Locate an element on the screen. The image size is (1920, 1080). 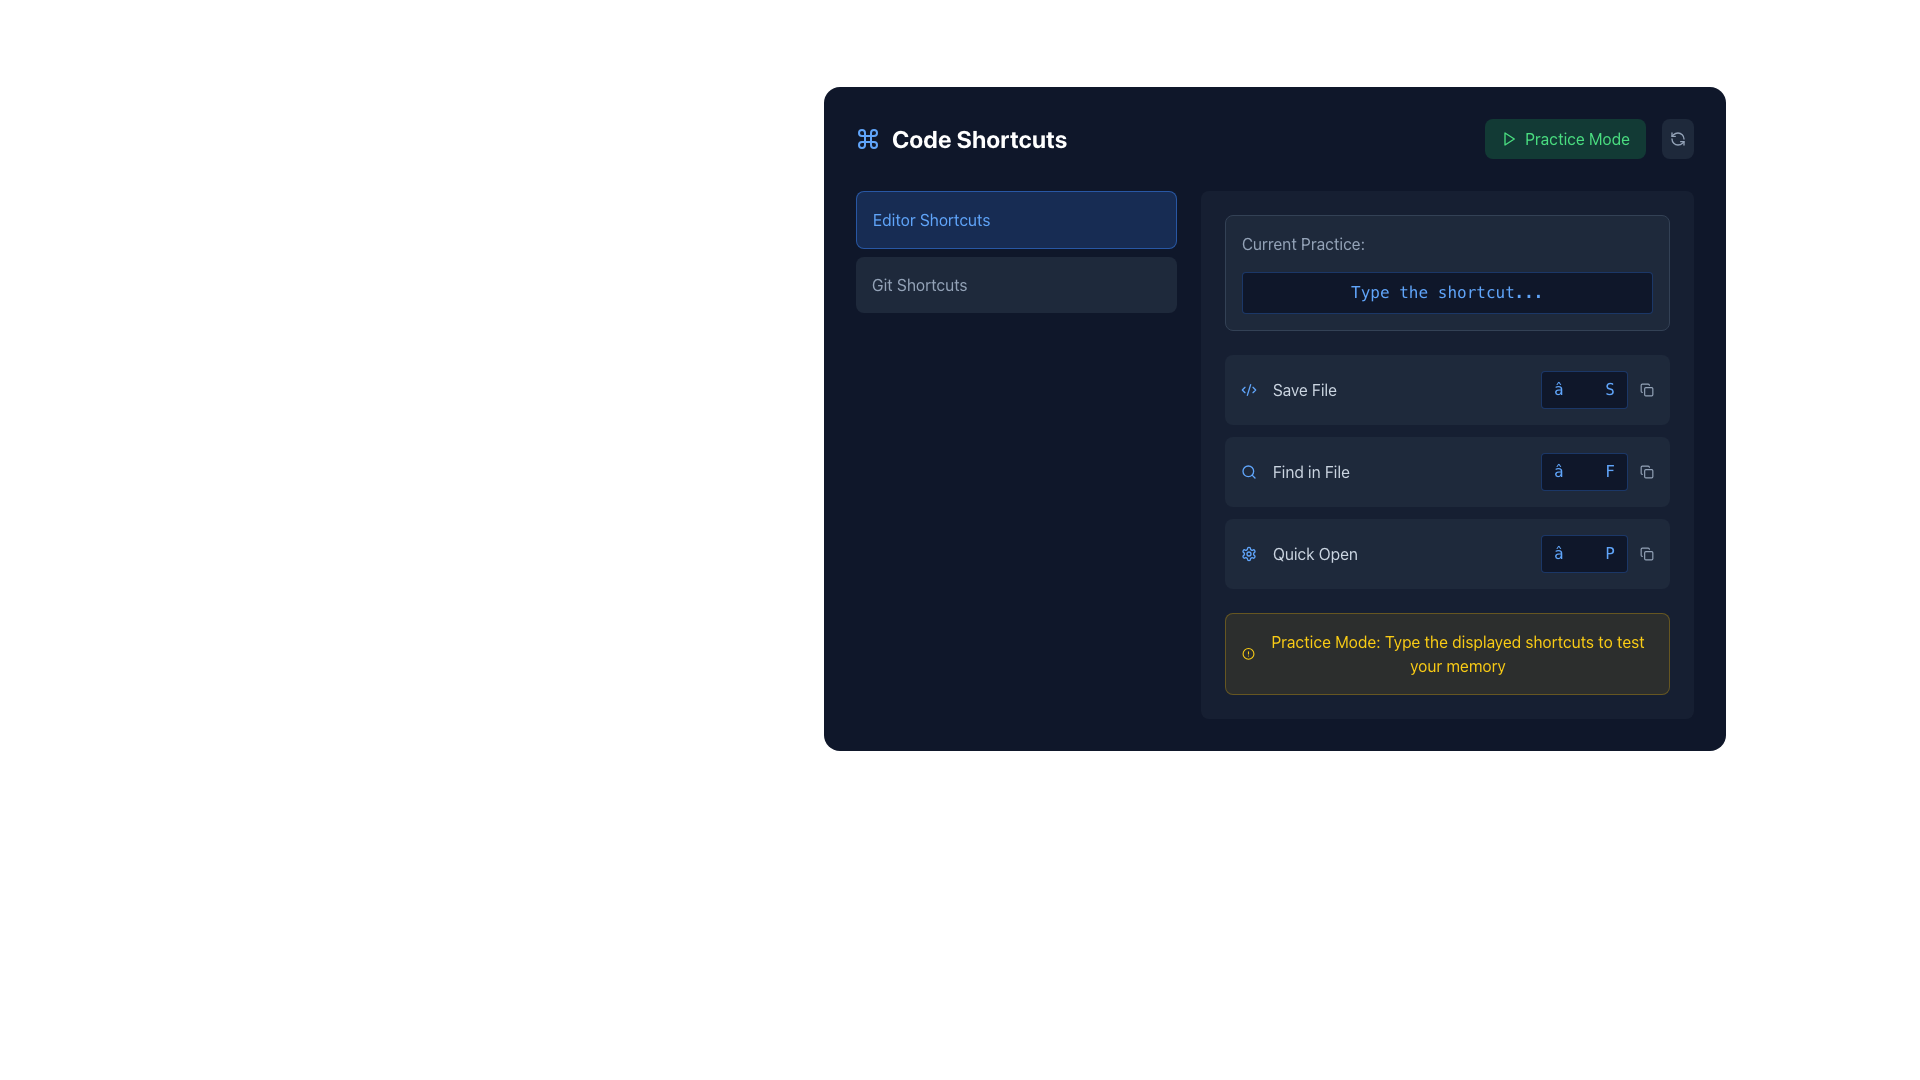
the 'Find in File' button, which features a magnifying glass icon and is positioned below 'Save File' and above 'Quick Open' in the center-right area of the interface is located at coordinates (1295, 471).